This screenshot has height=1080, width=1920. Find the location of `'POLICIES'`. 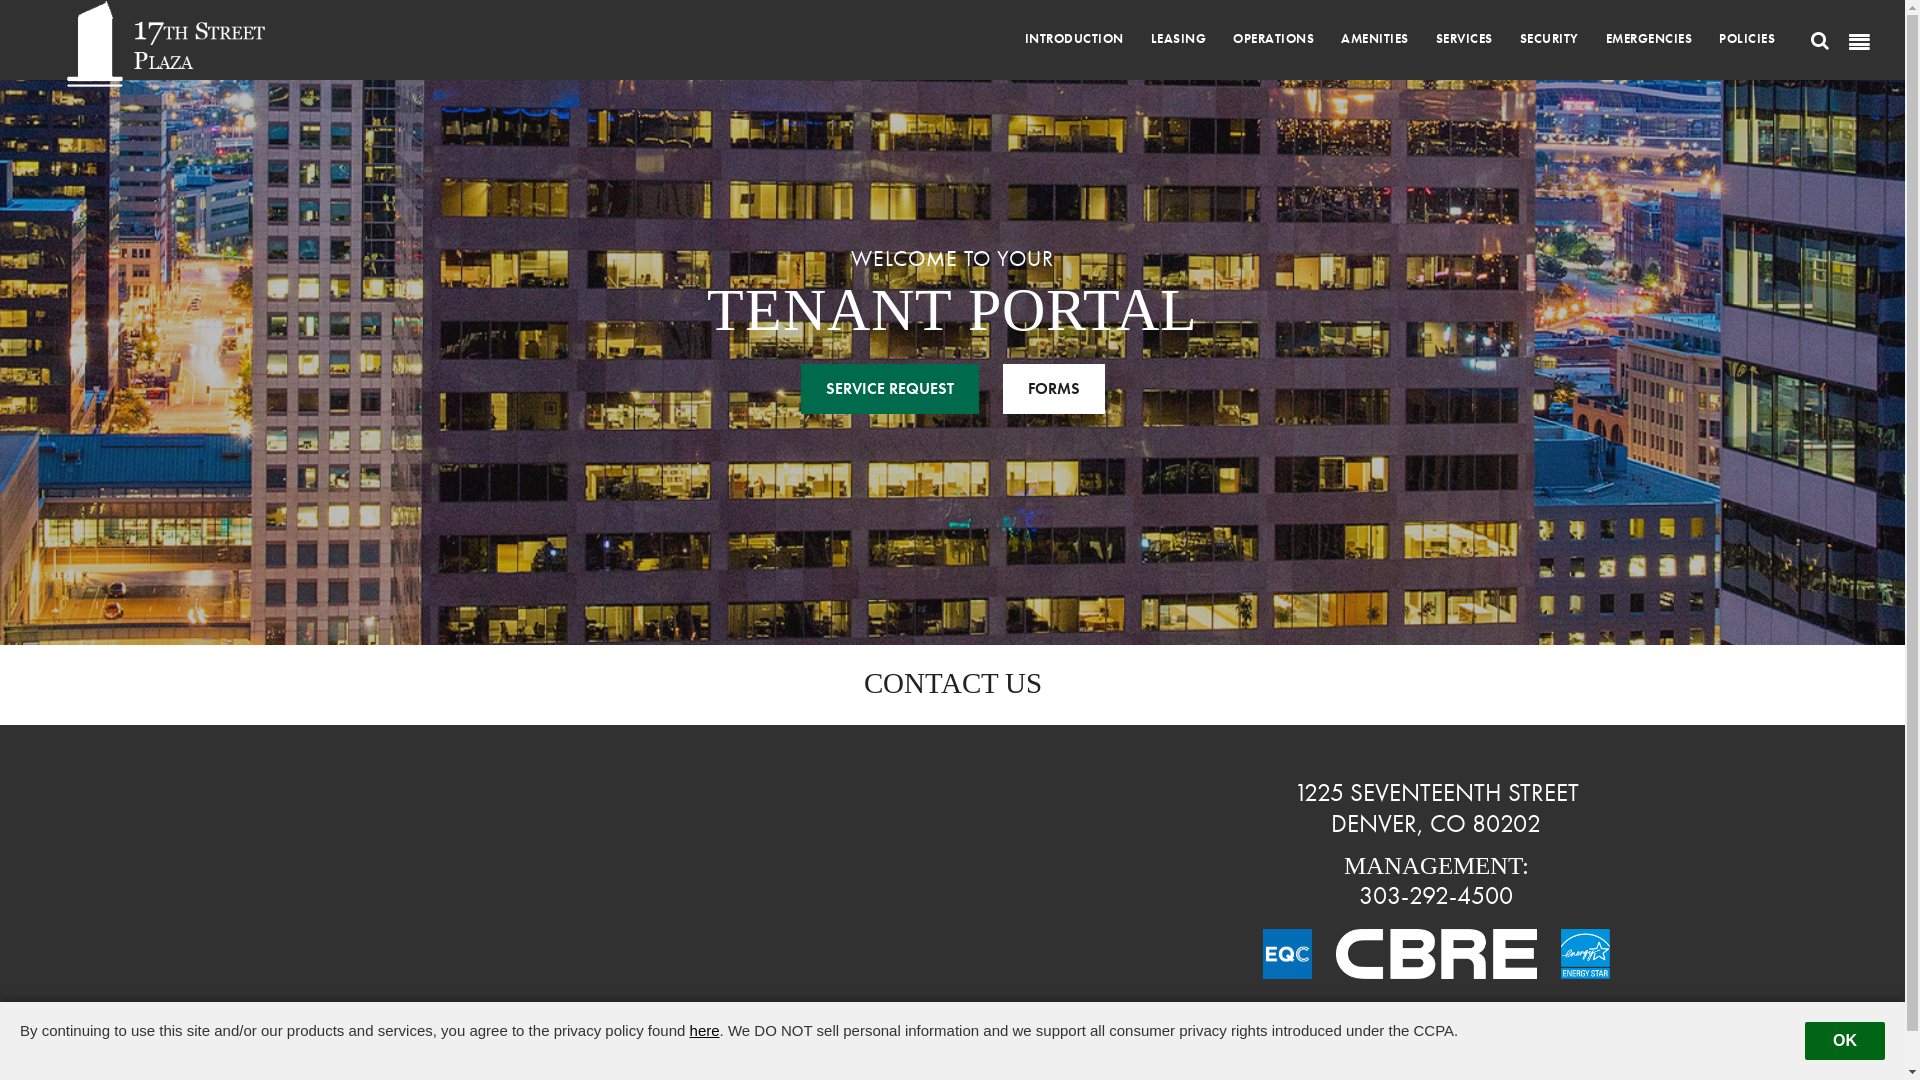

'POLICIES' is located at coordinates (1746, 38).